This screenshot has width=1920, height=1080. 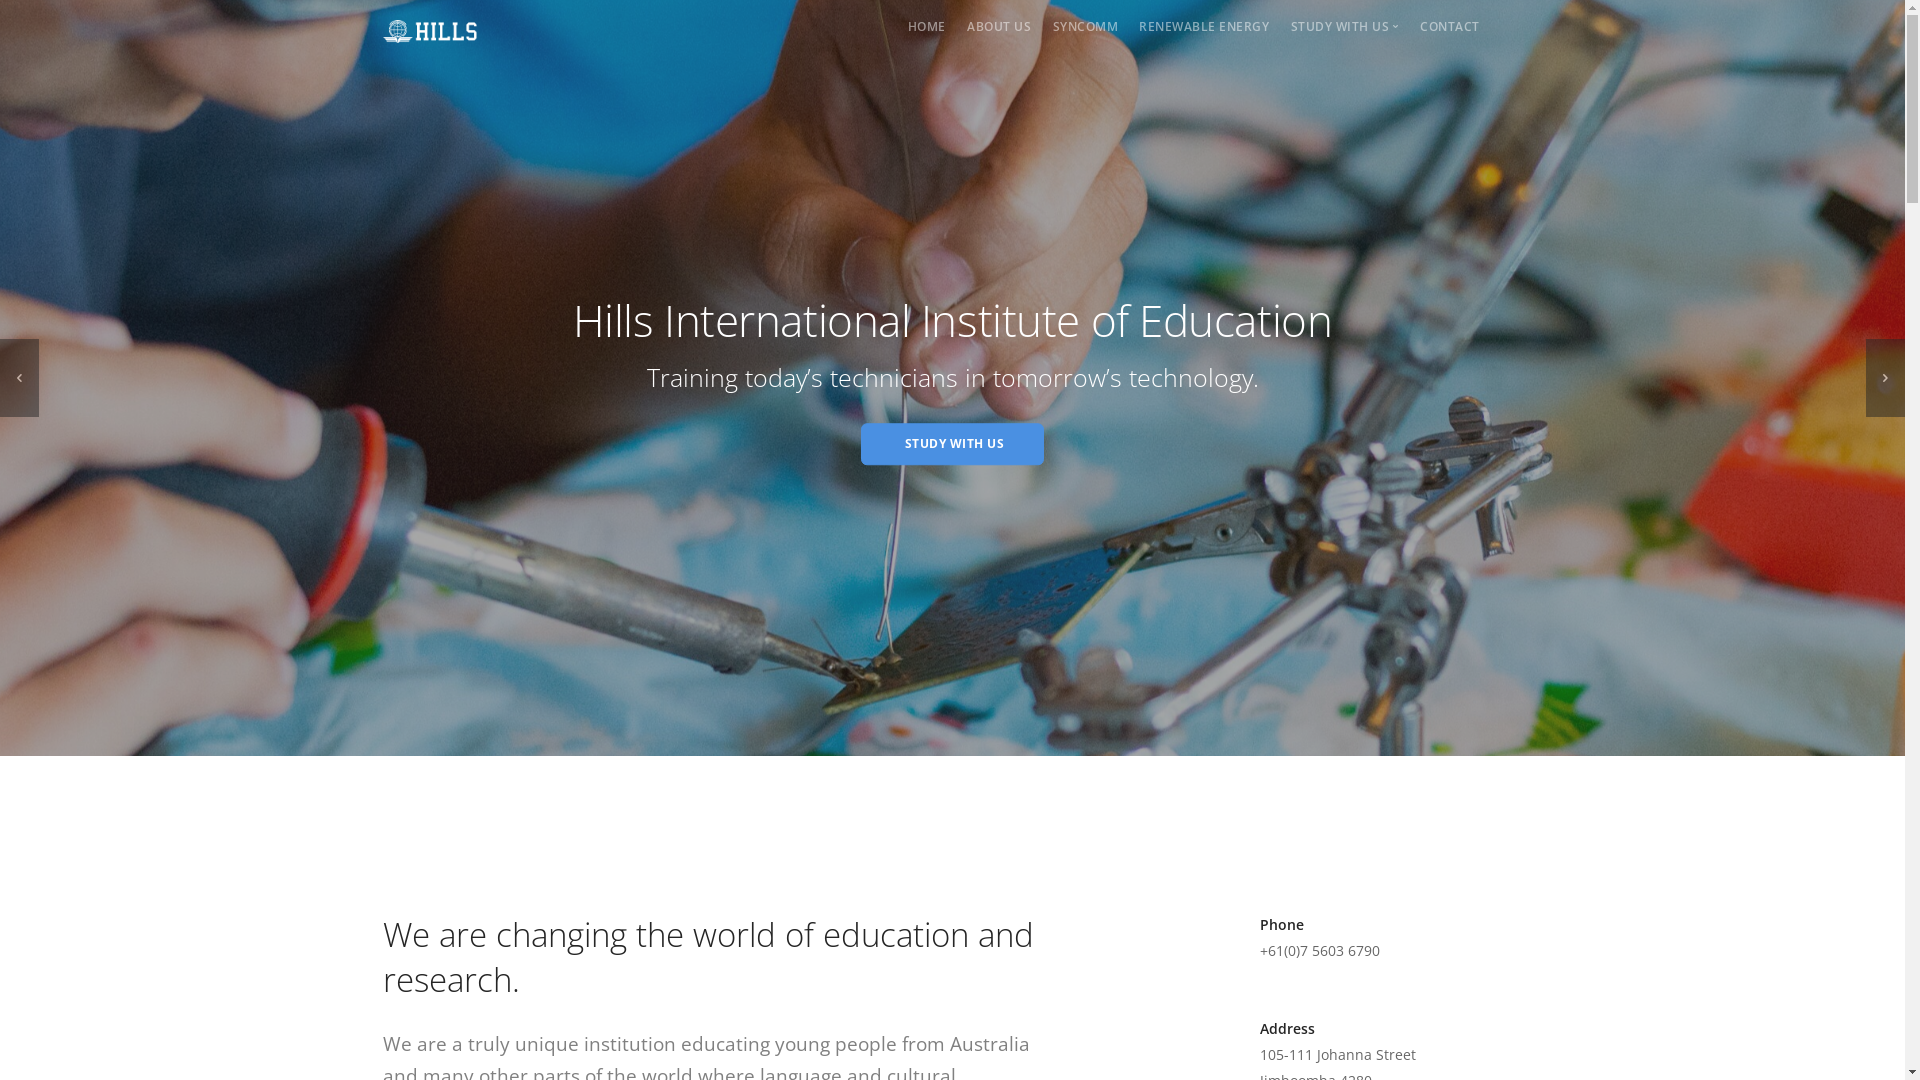 I want to click on 'ABOUT US', so click(x=998, y=26).